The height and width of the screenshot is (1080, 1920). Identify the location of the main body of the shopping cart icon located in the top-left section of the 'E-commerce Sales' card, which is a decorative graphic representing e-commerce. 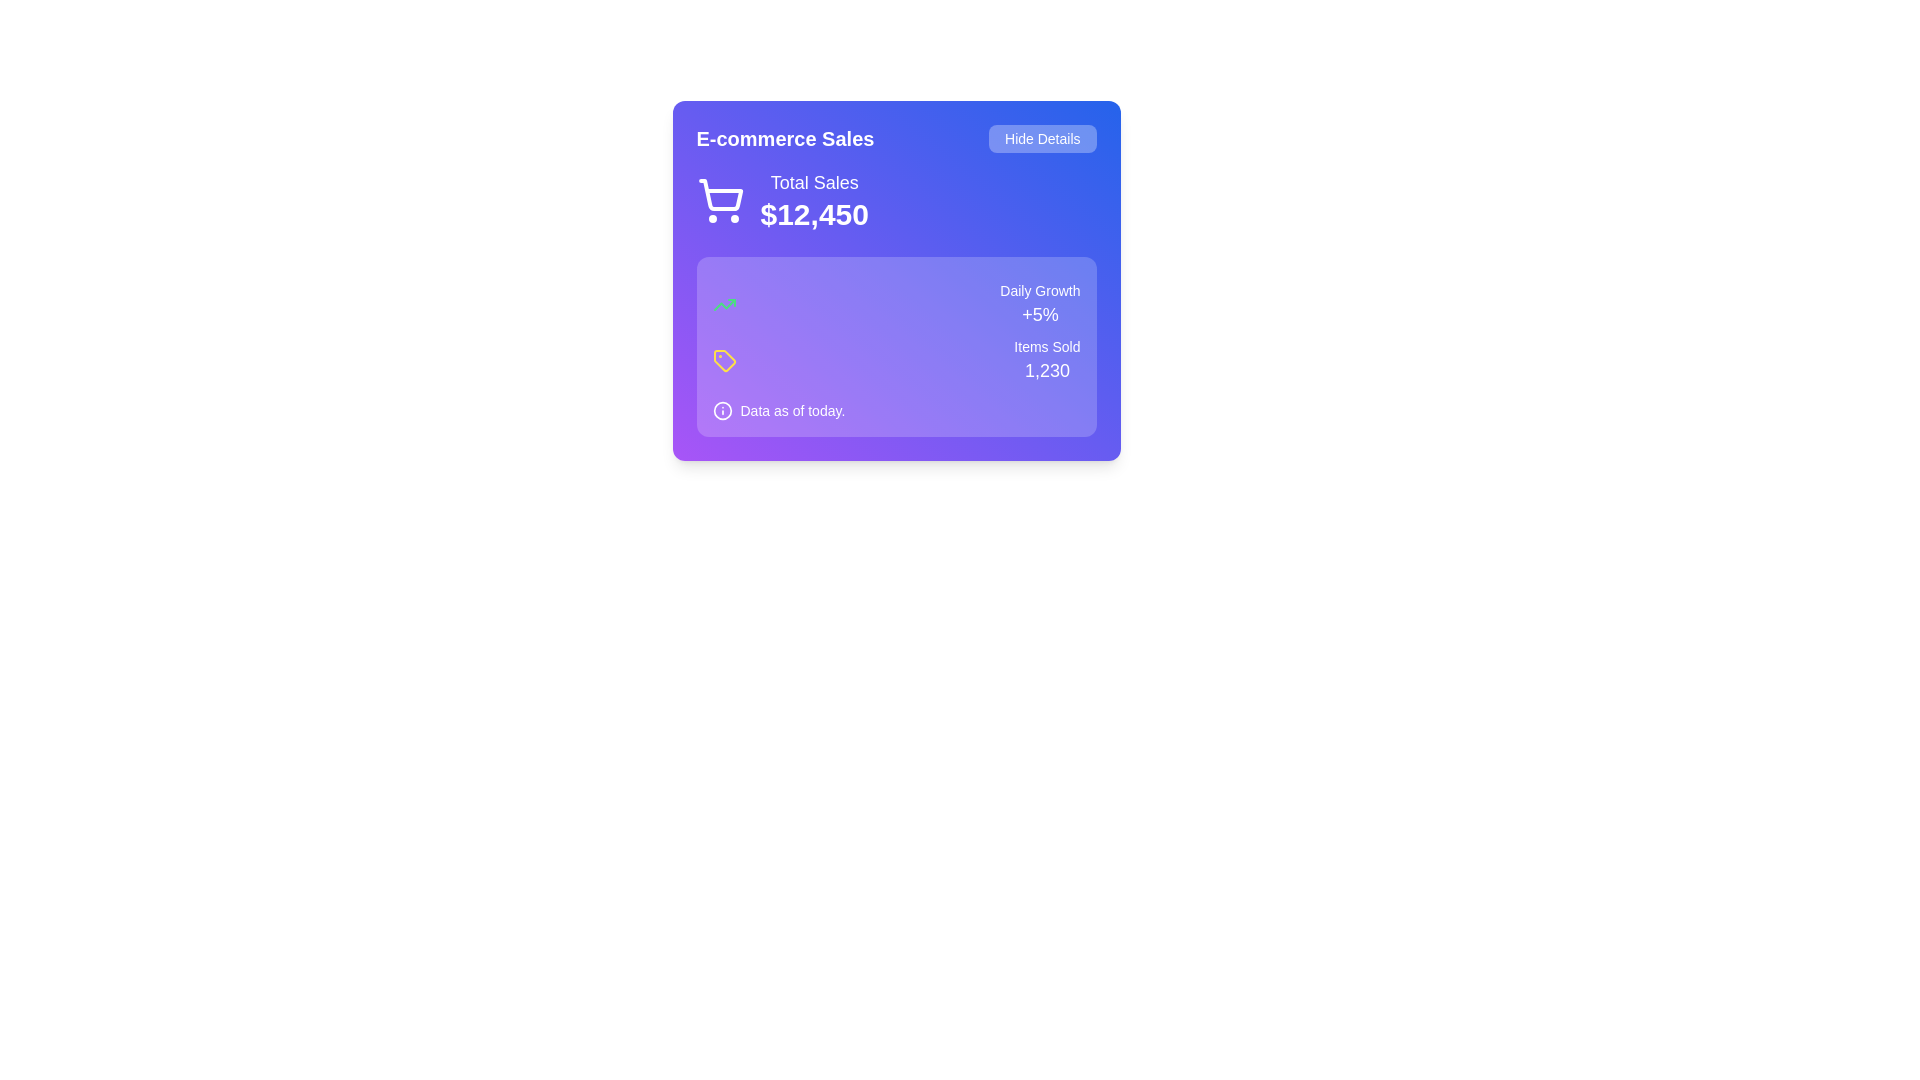
(720, 195).